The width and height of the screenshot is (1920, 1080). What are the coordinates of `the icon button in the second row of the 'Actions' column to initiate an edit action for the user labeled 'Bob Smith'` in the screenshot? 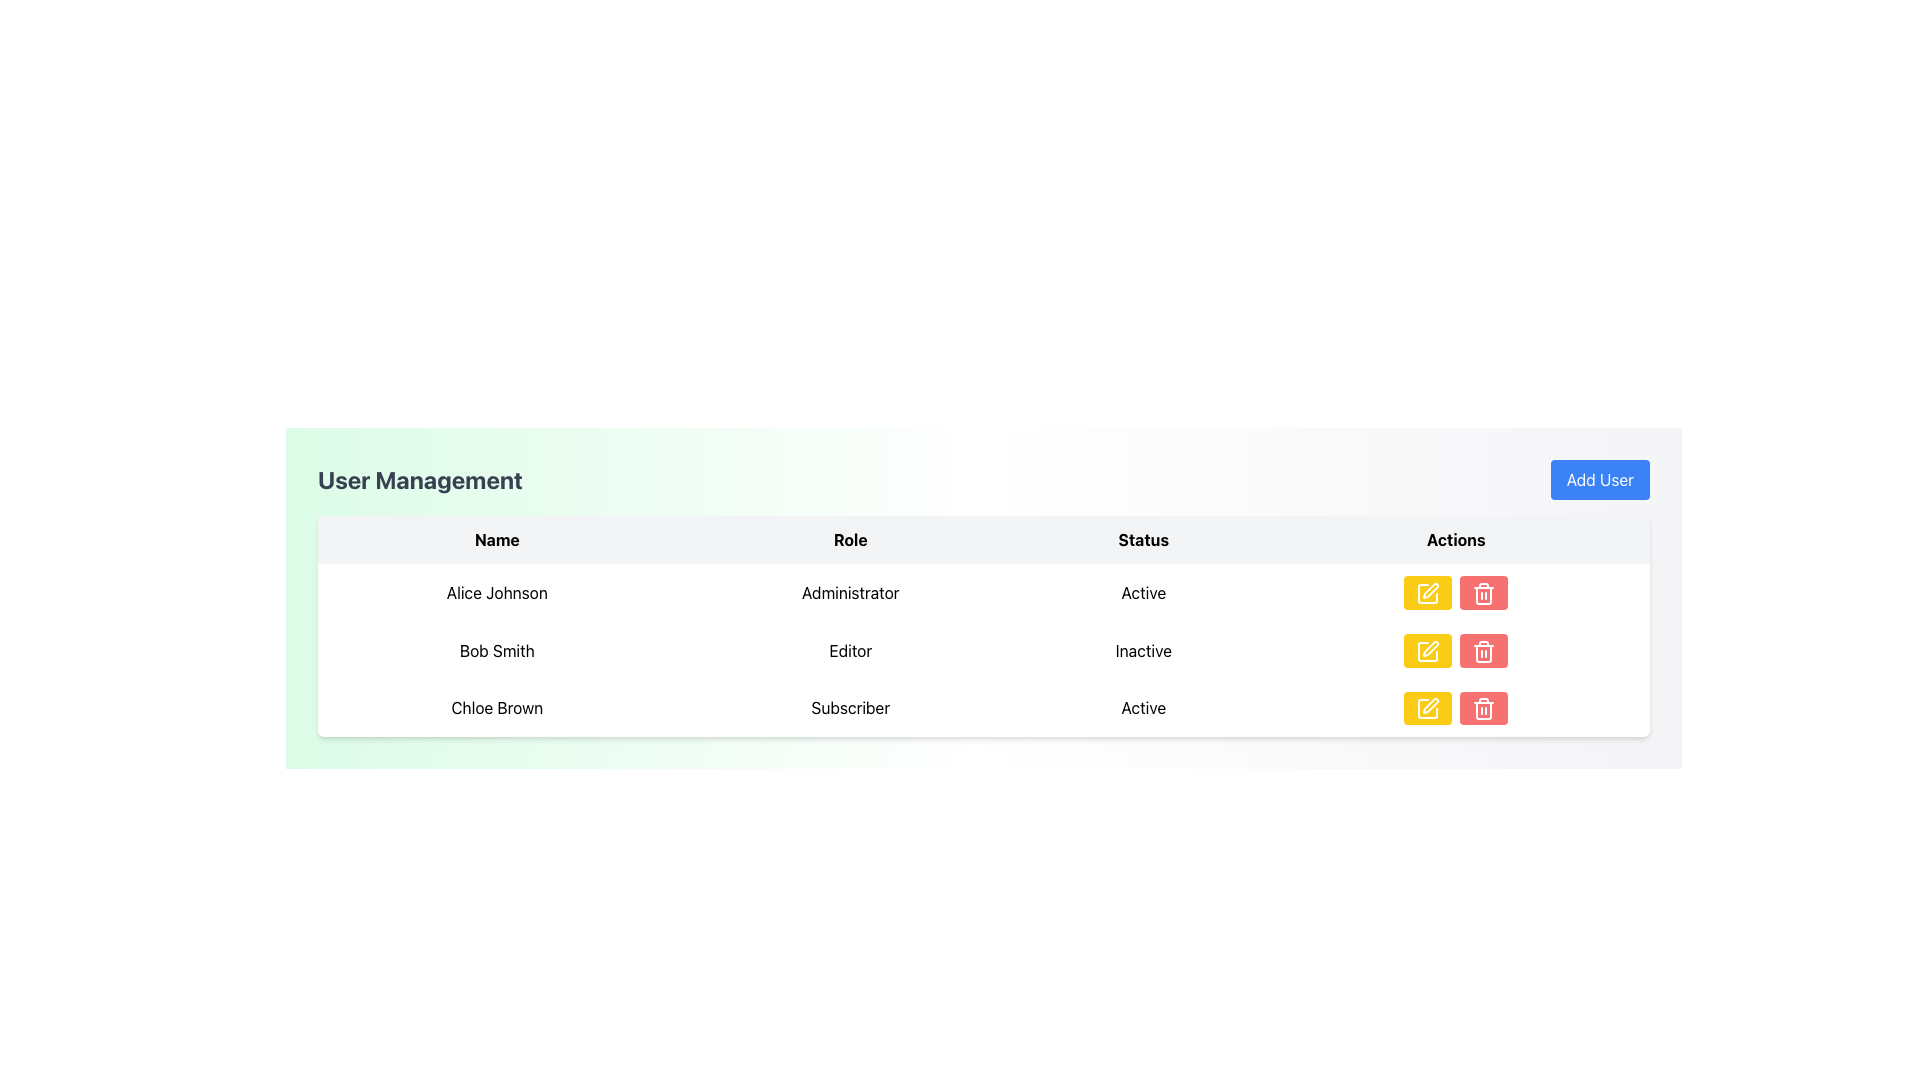 It's located at (1430, 648).